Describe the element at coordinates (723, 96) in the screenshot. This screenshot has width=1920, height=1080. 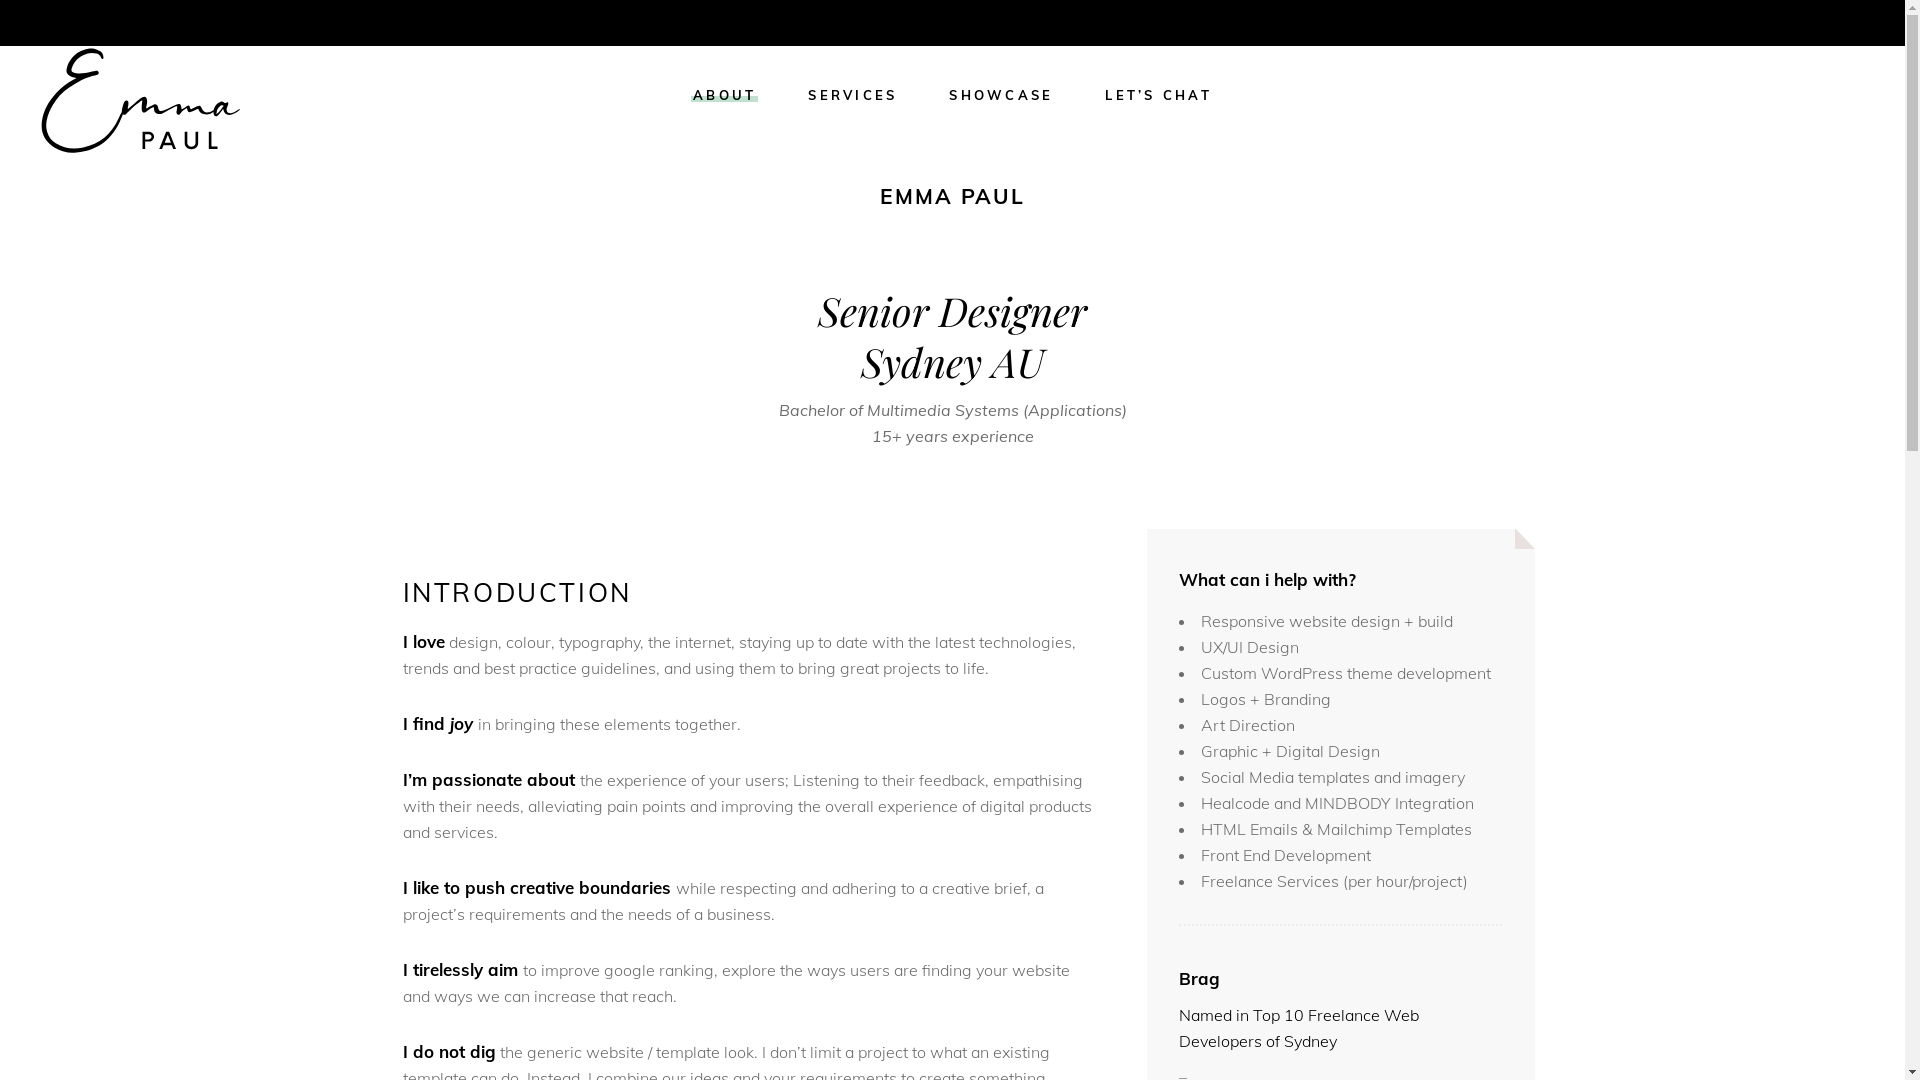
I see `'ABOUT'` at that location.